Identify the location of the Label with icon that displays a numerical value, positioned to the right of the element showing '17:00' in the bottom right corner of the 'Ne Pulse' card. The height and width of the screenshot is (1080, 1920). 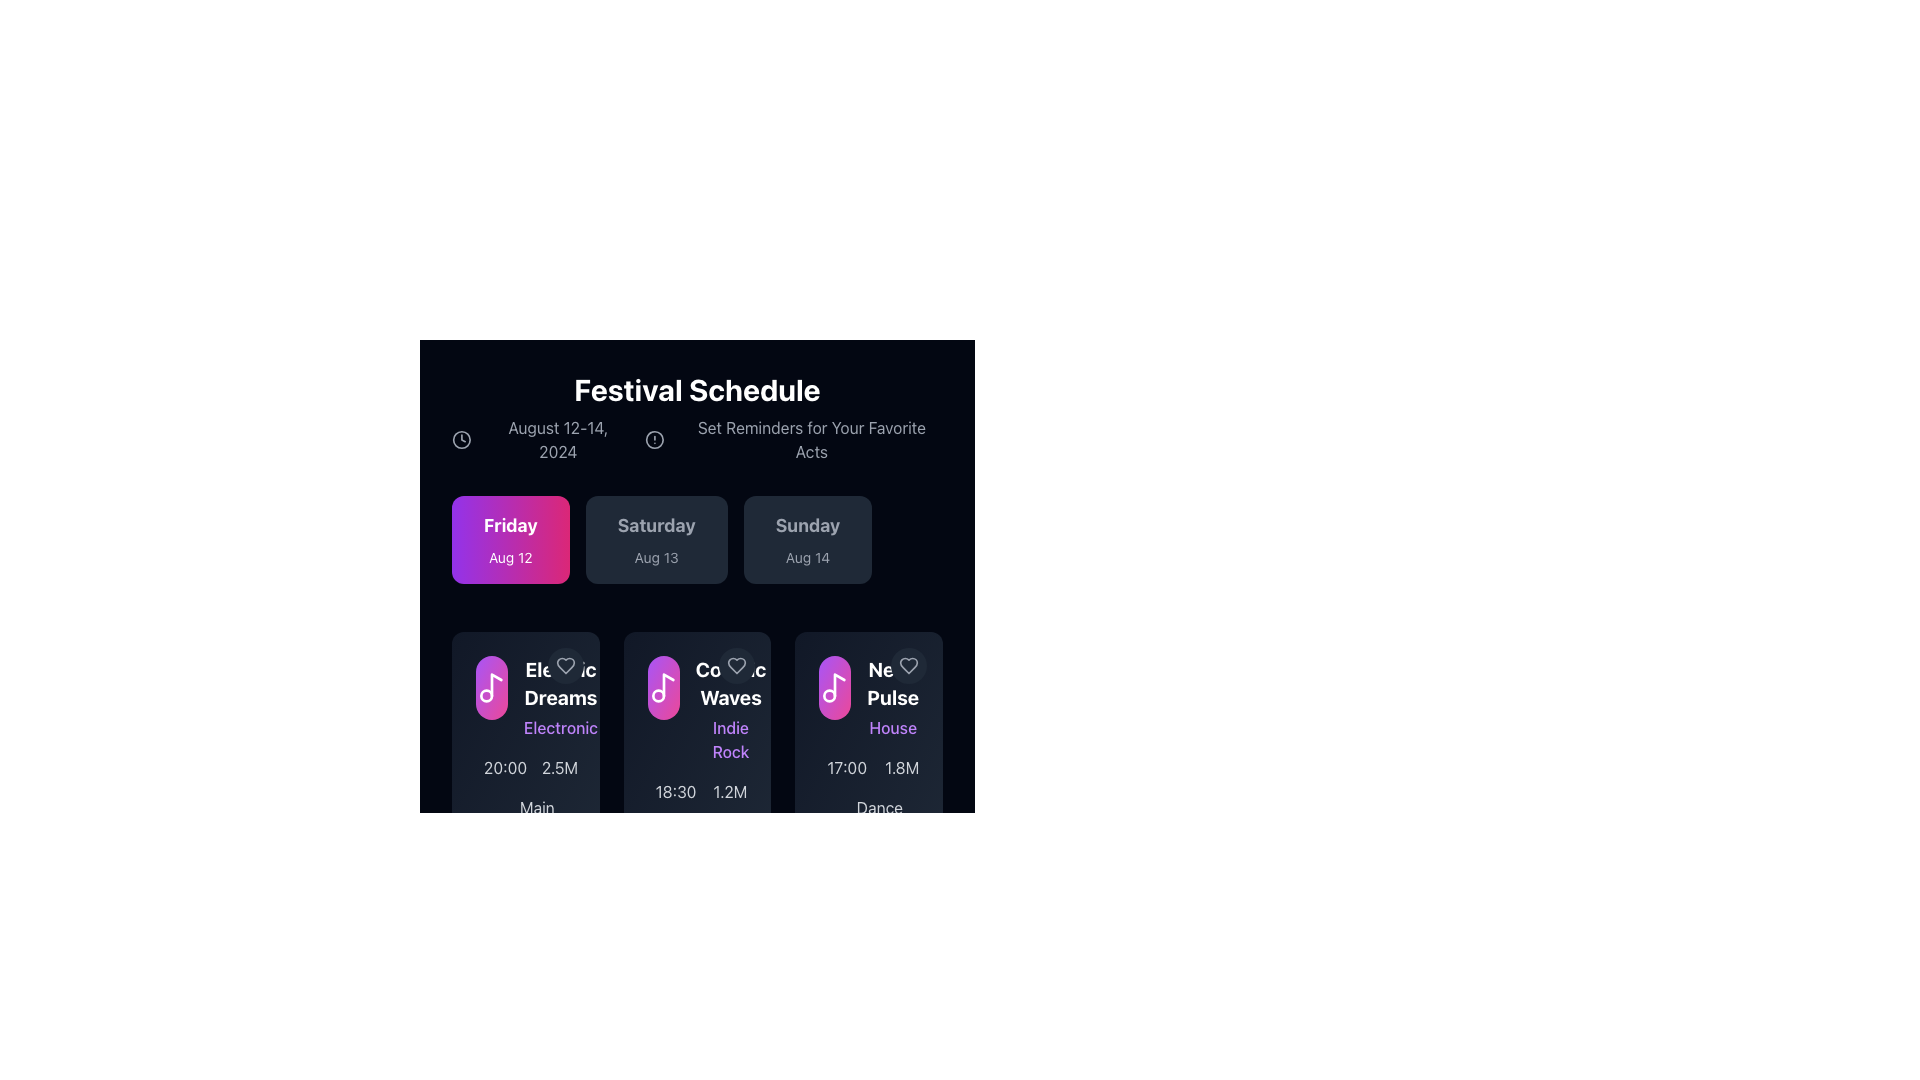
(896, 766).